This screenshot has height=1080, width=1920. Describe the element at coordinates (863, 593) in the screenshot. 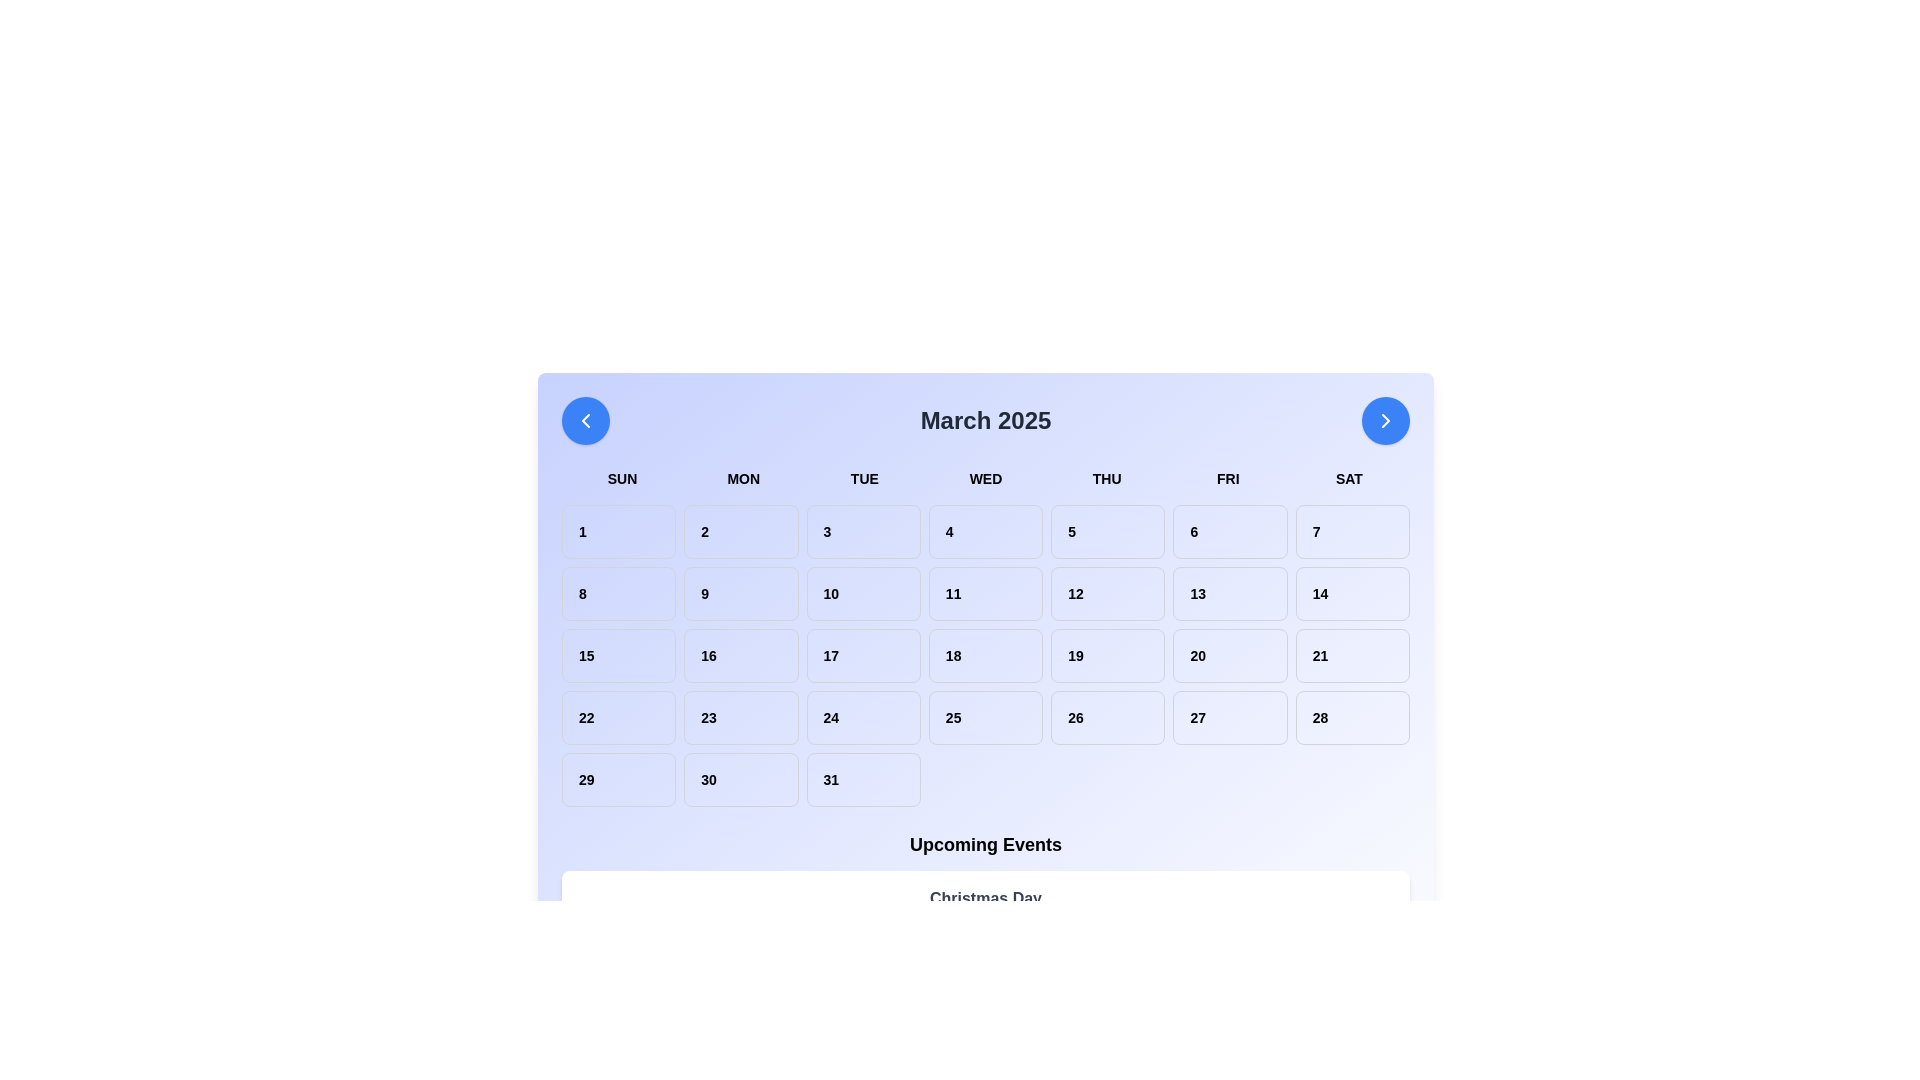

I see `the button representing the 10th day of March 2025 in the calendar UI` at that location.